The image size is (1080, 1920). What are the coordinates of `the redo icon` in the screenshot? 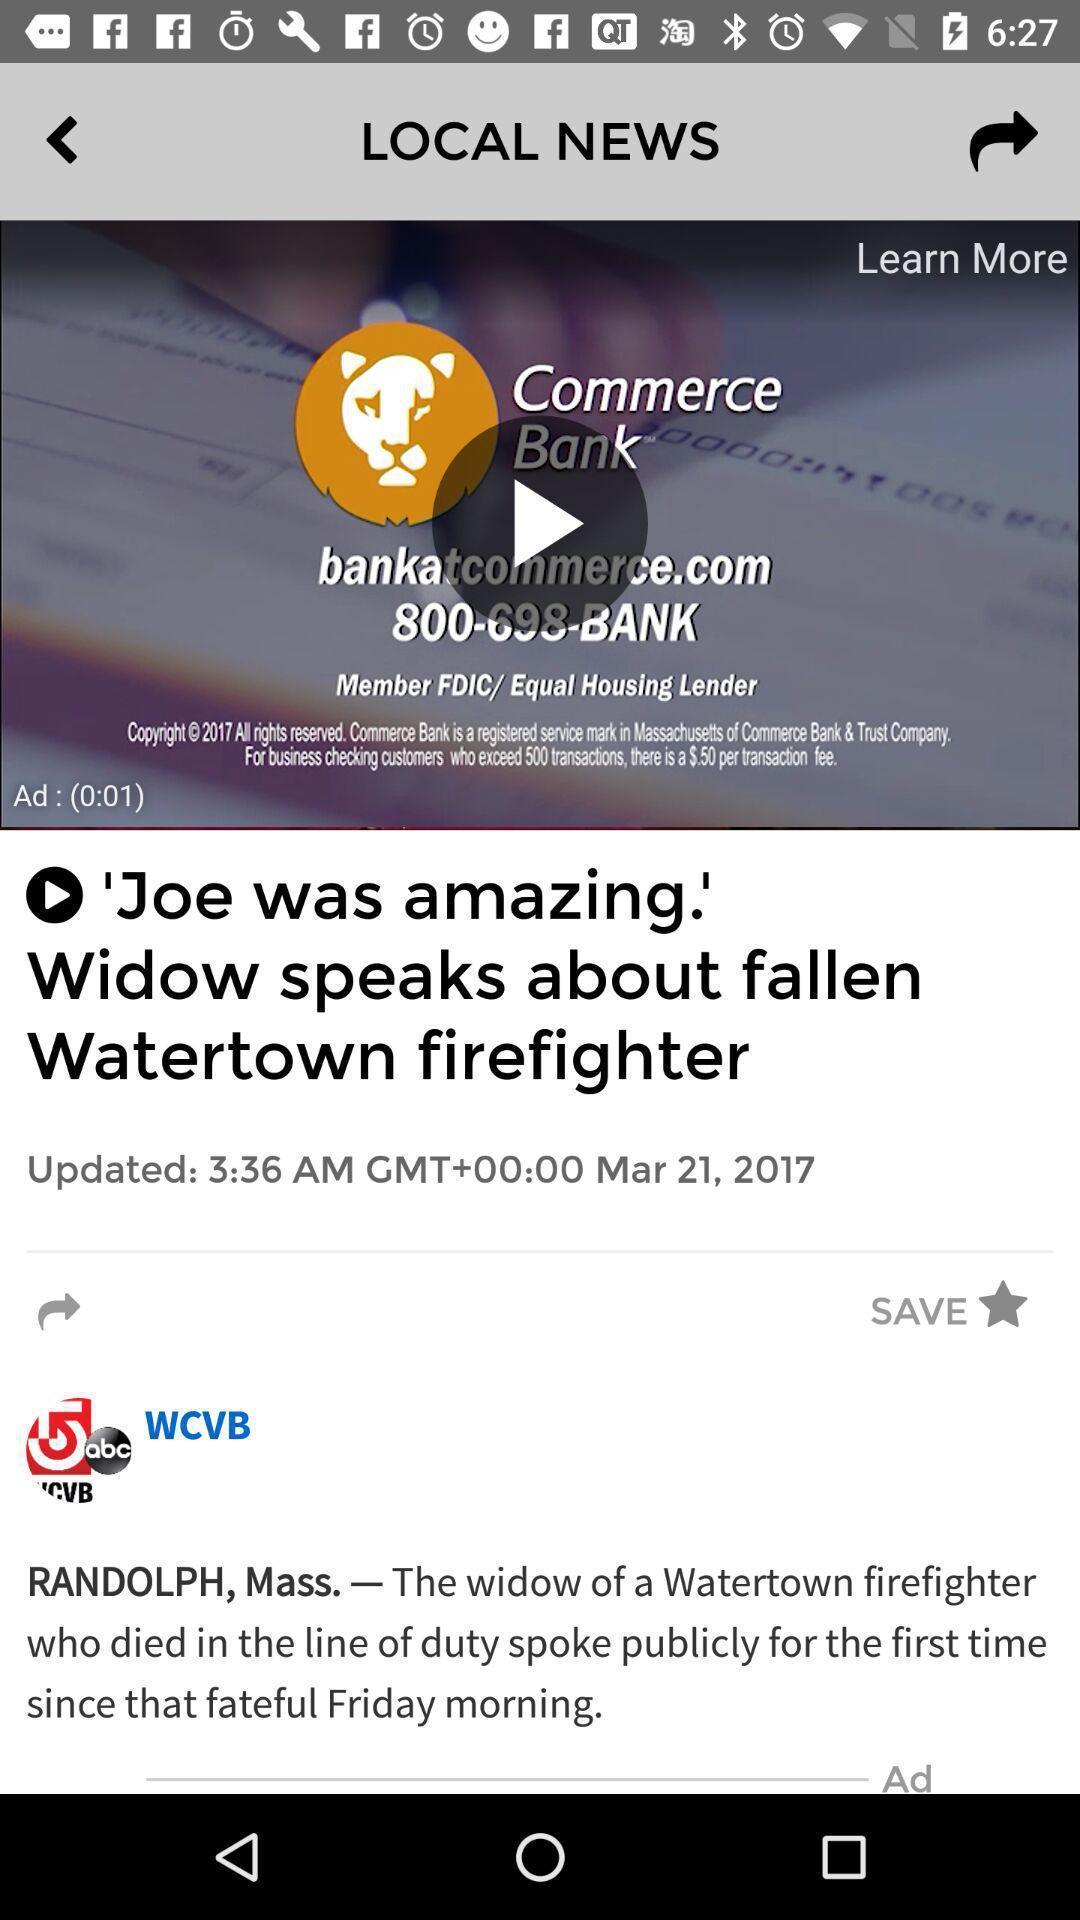 It's located at (1003, 140).